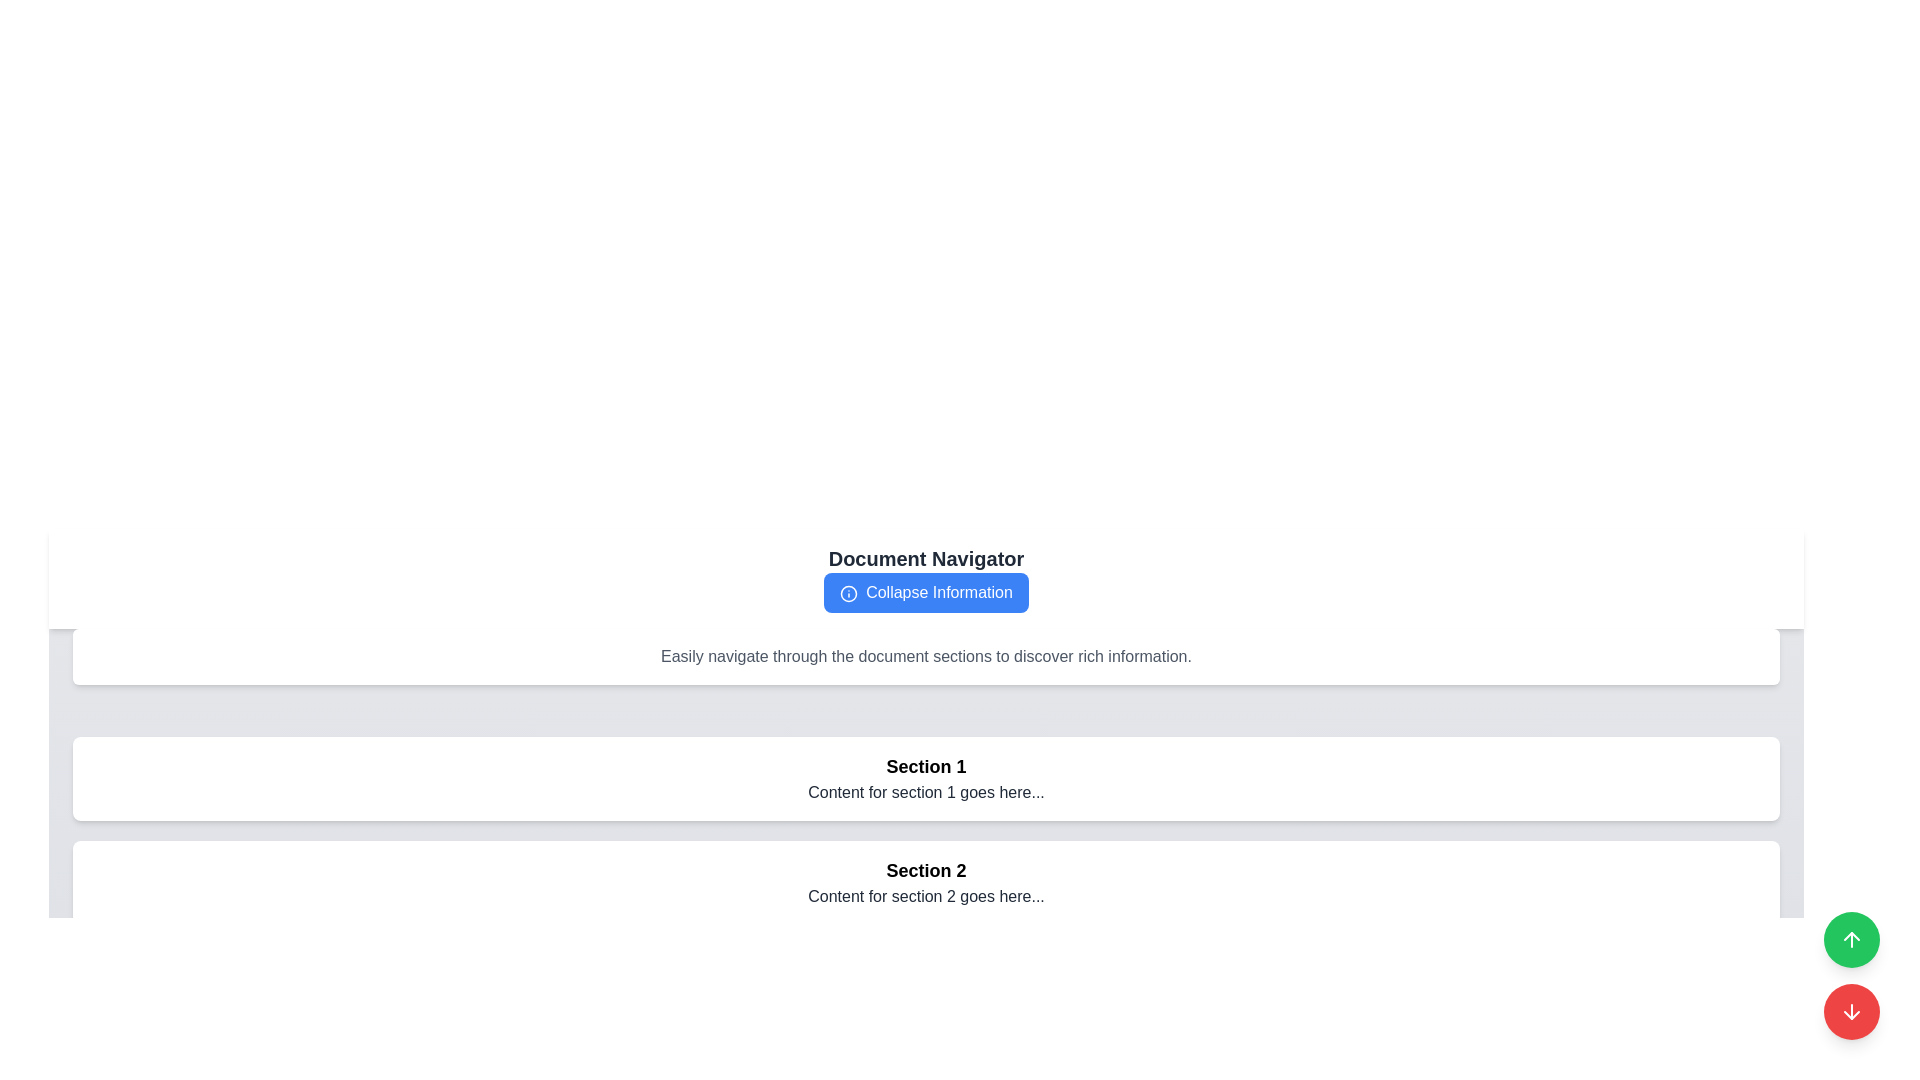 The image size is (1920, 1080). What do you see at coordinates (849, 592) in the screenshot?
I see `the circular graphic within the information icon located next to the 'Collapse Information' text in the header of the UI` at bounding box center [849, 592].